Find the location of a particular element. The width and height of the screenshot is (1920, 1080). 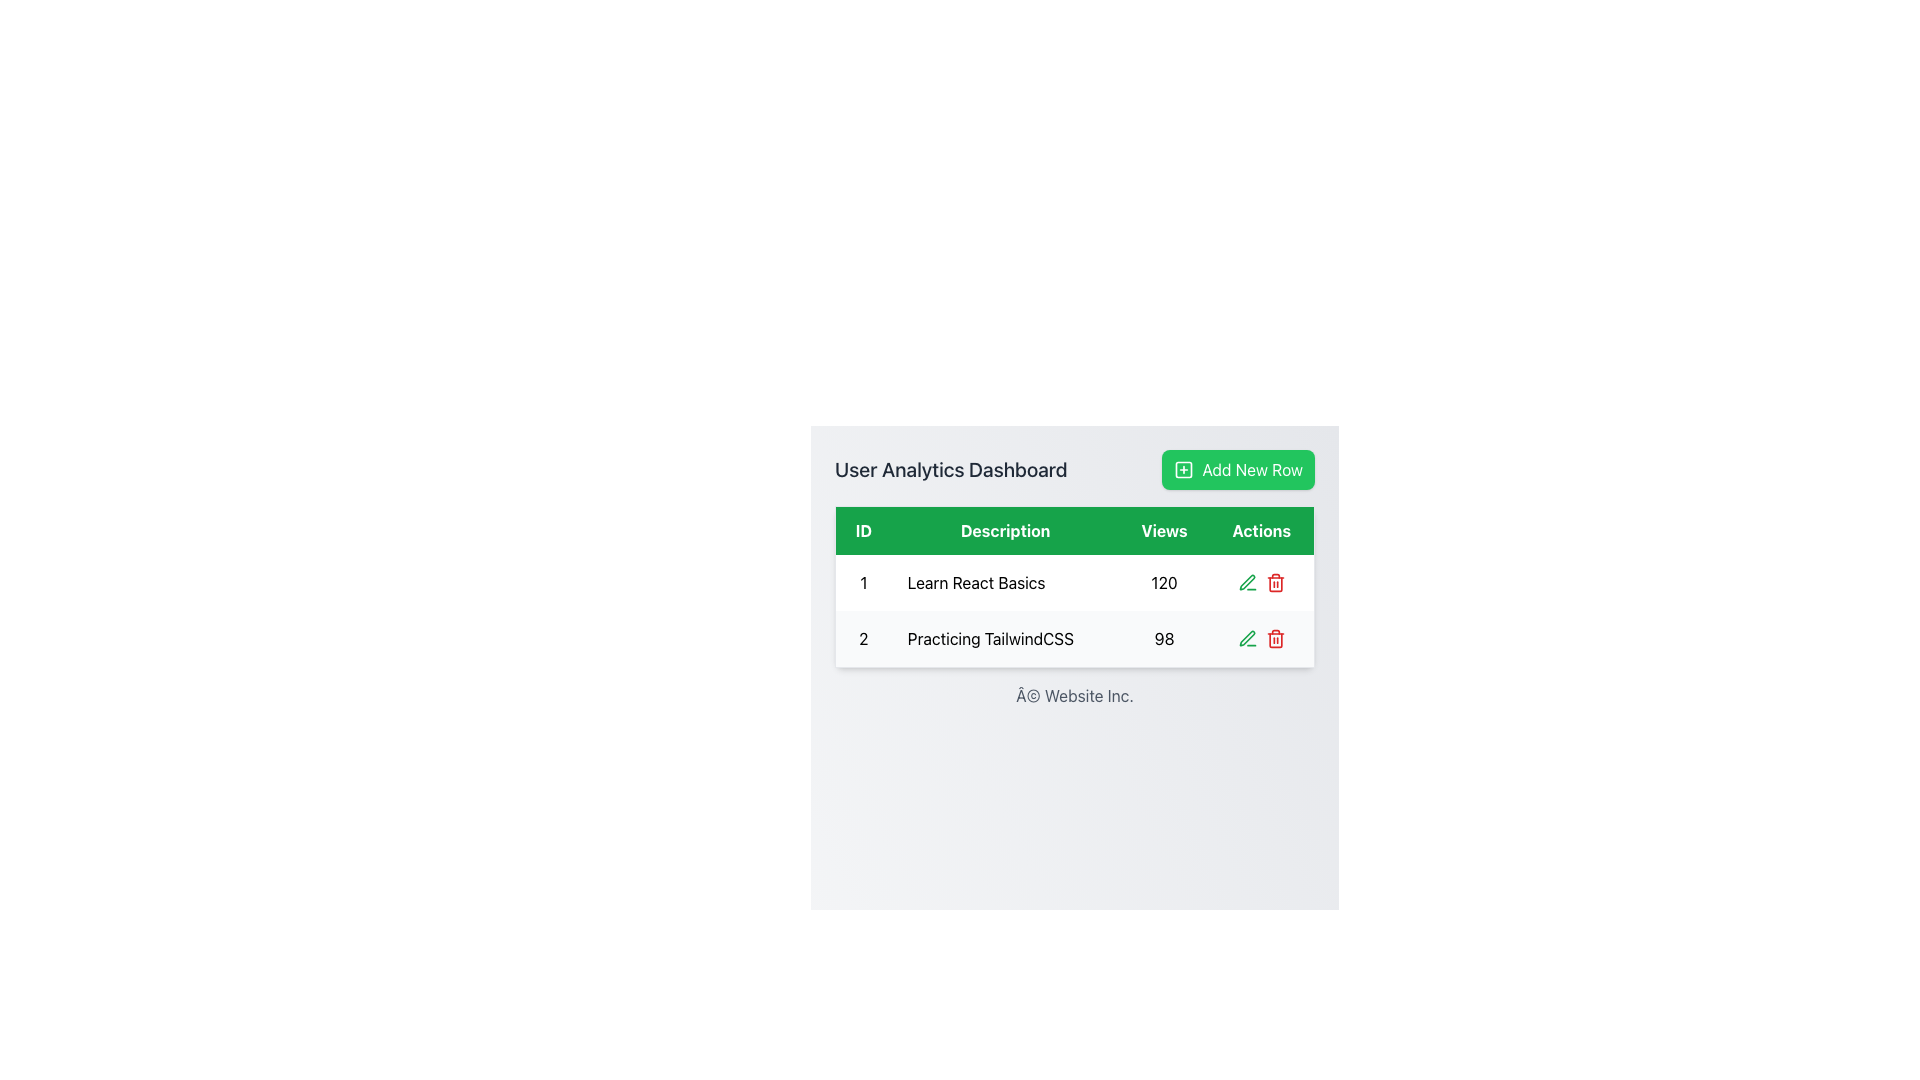

the green square with rounded corners located within the 'Add New Row' button, positioned in the top right corner of the table header section is located at coordinates (1184, 470).